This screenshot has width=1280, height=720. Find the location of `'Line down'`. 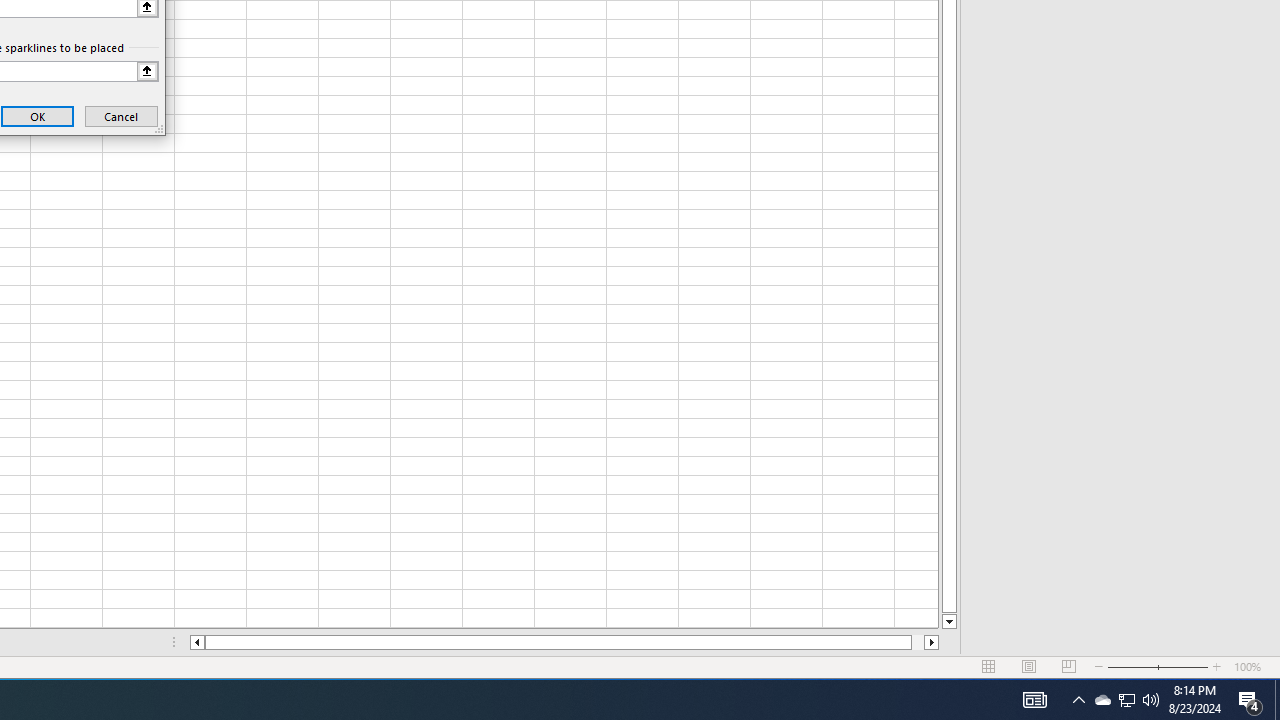

'Line down' is located at coordinates (948, 621).